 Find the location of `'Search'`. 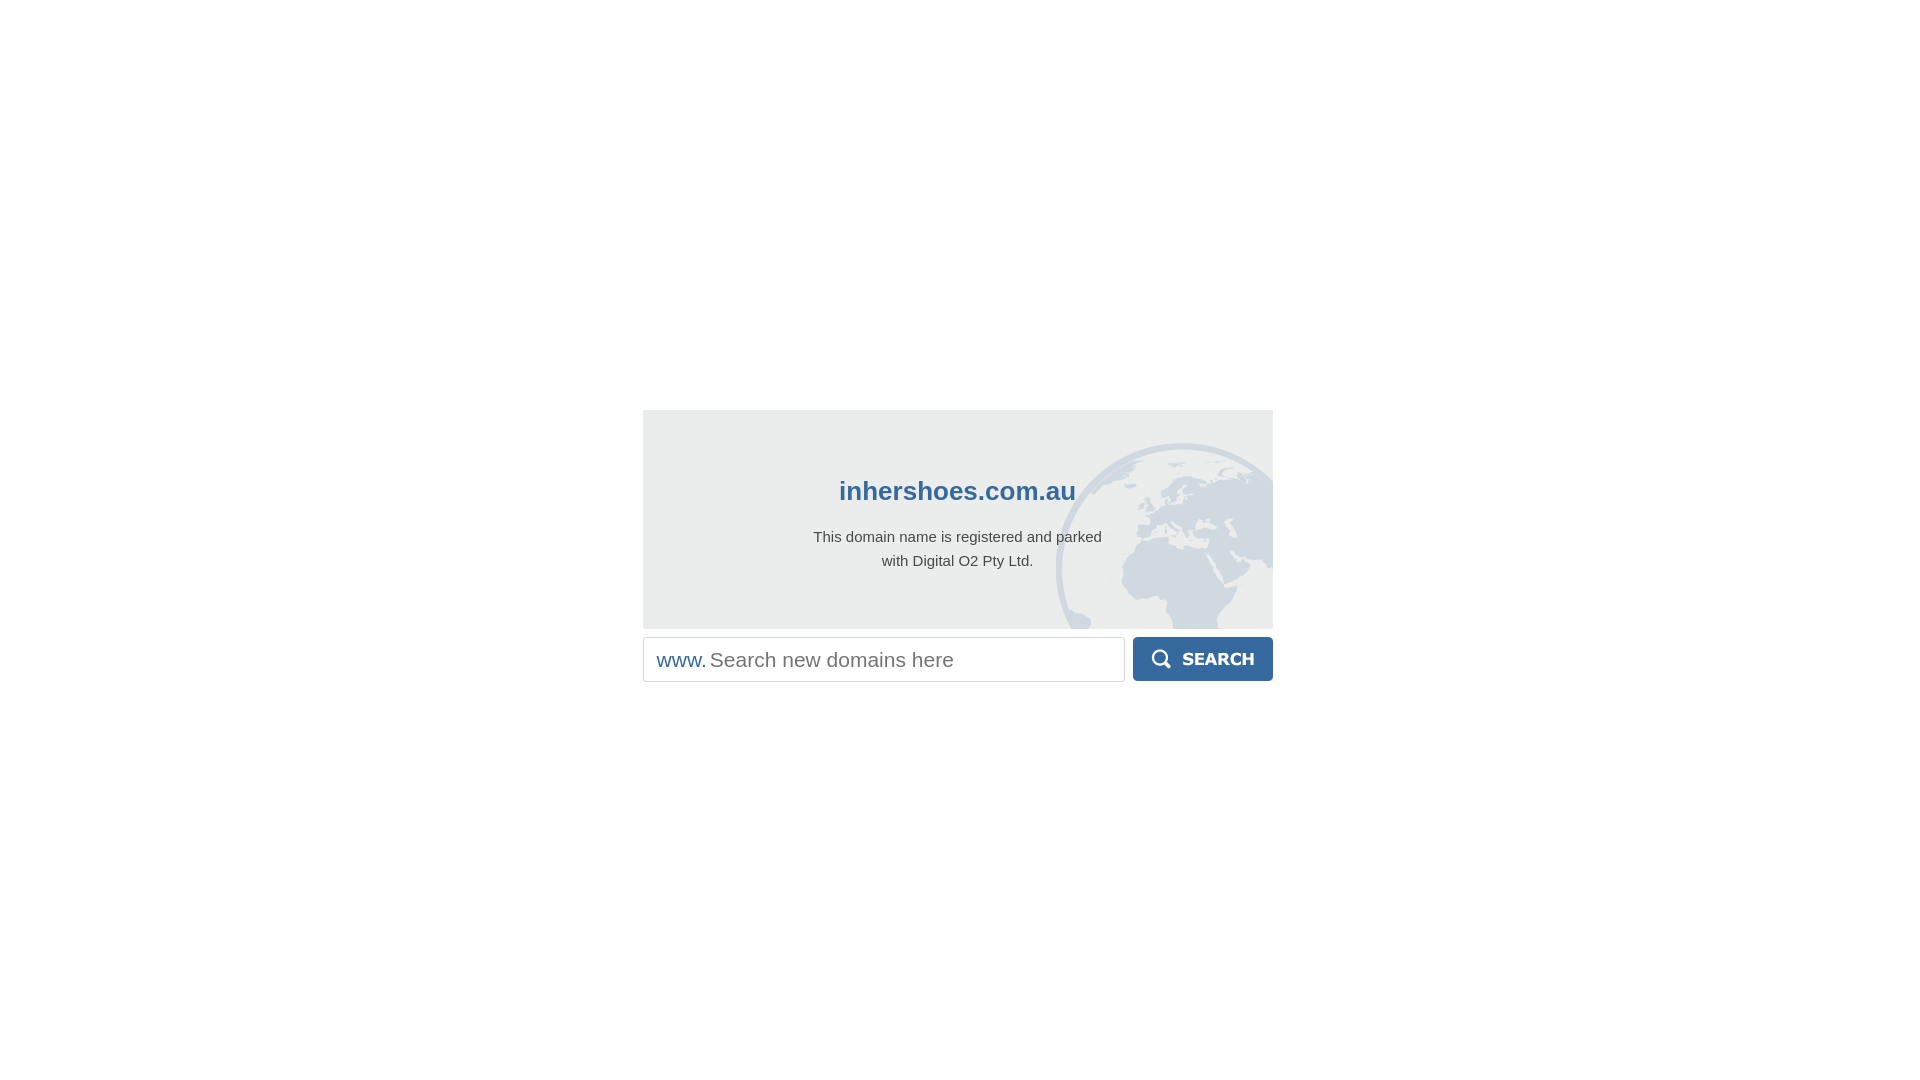

'Search' is located at coordinates (1202, 659).